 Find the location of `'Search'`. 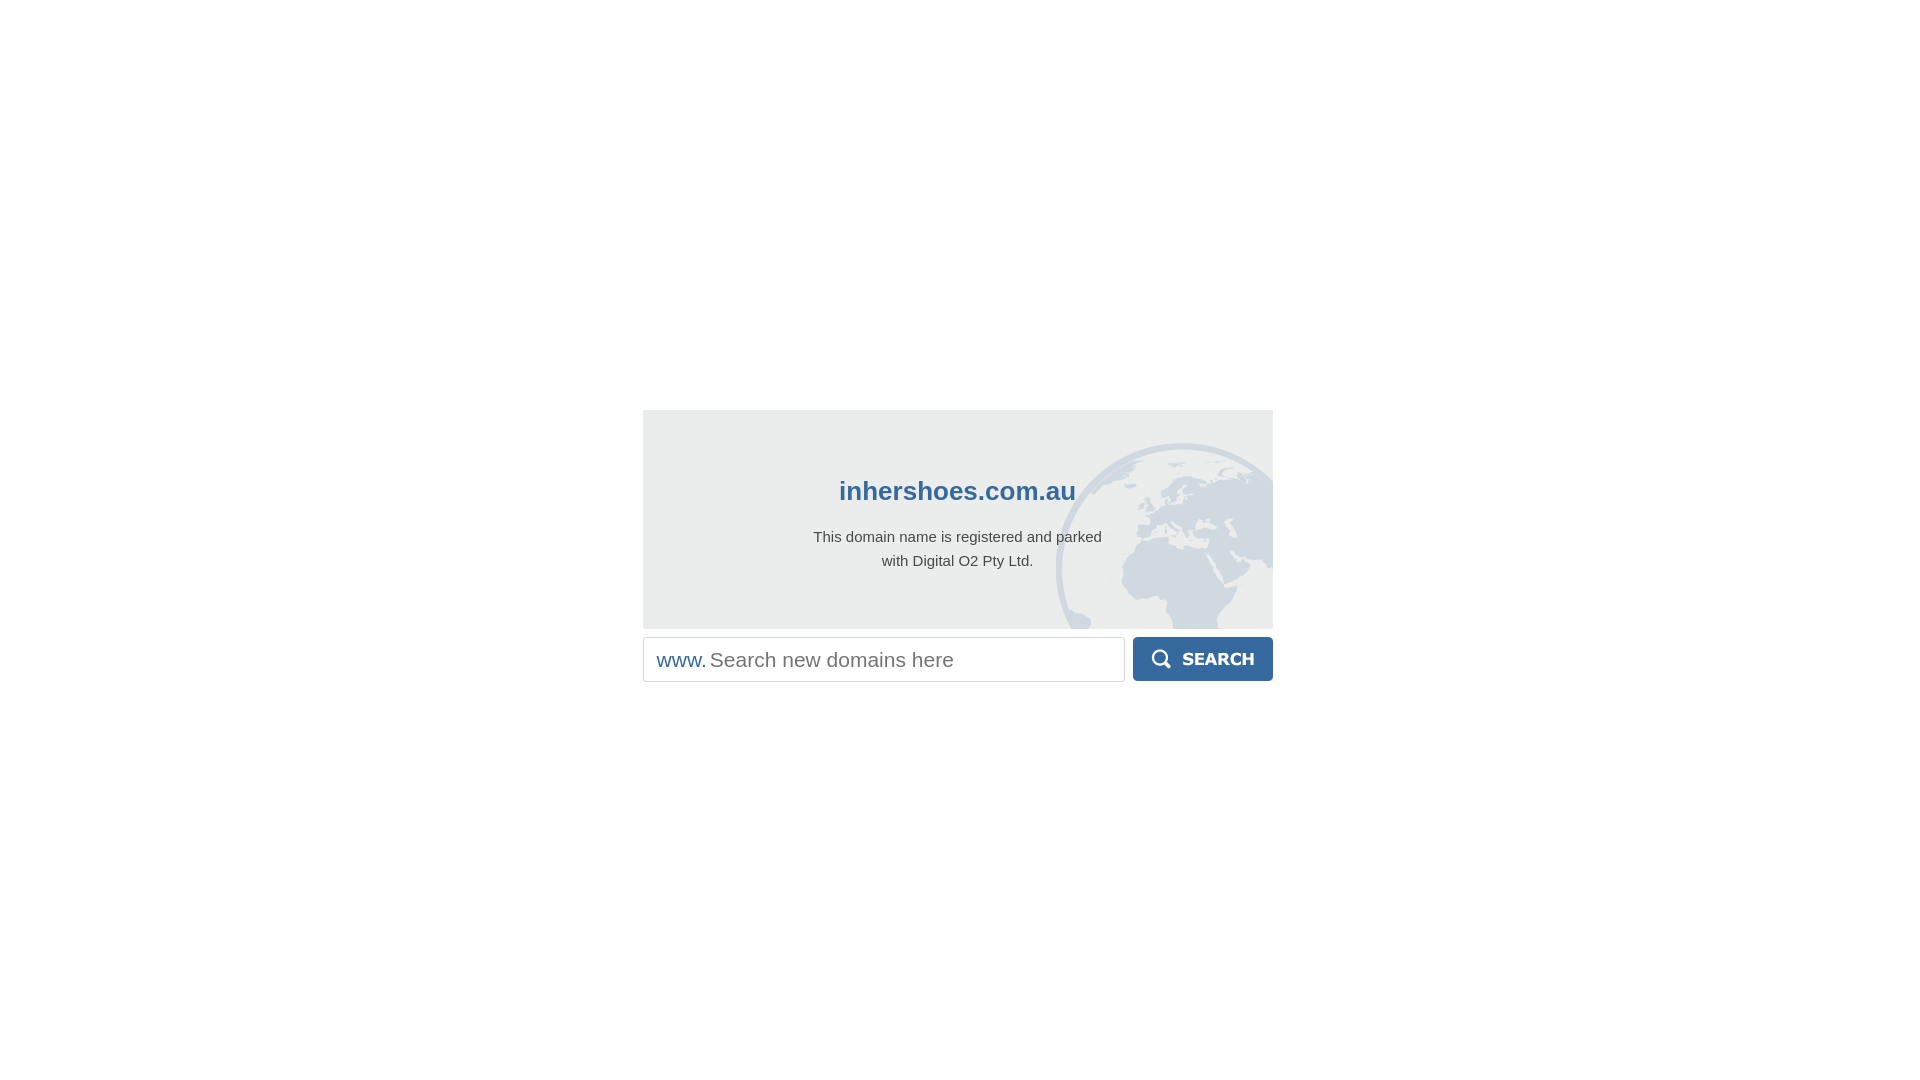

'Search' is located at coordinates (1202, 659).